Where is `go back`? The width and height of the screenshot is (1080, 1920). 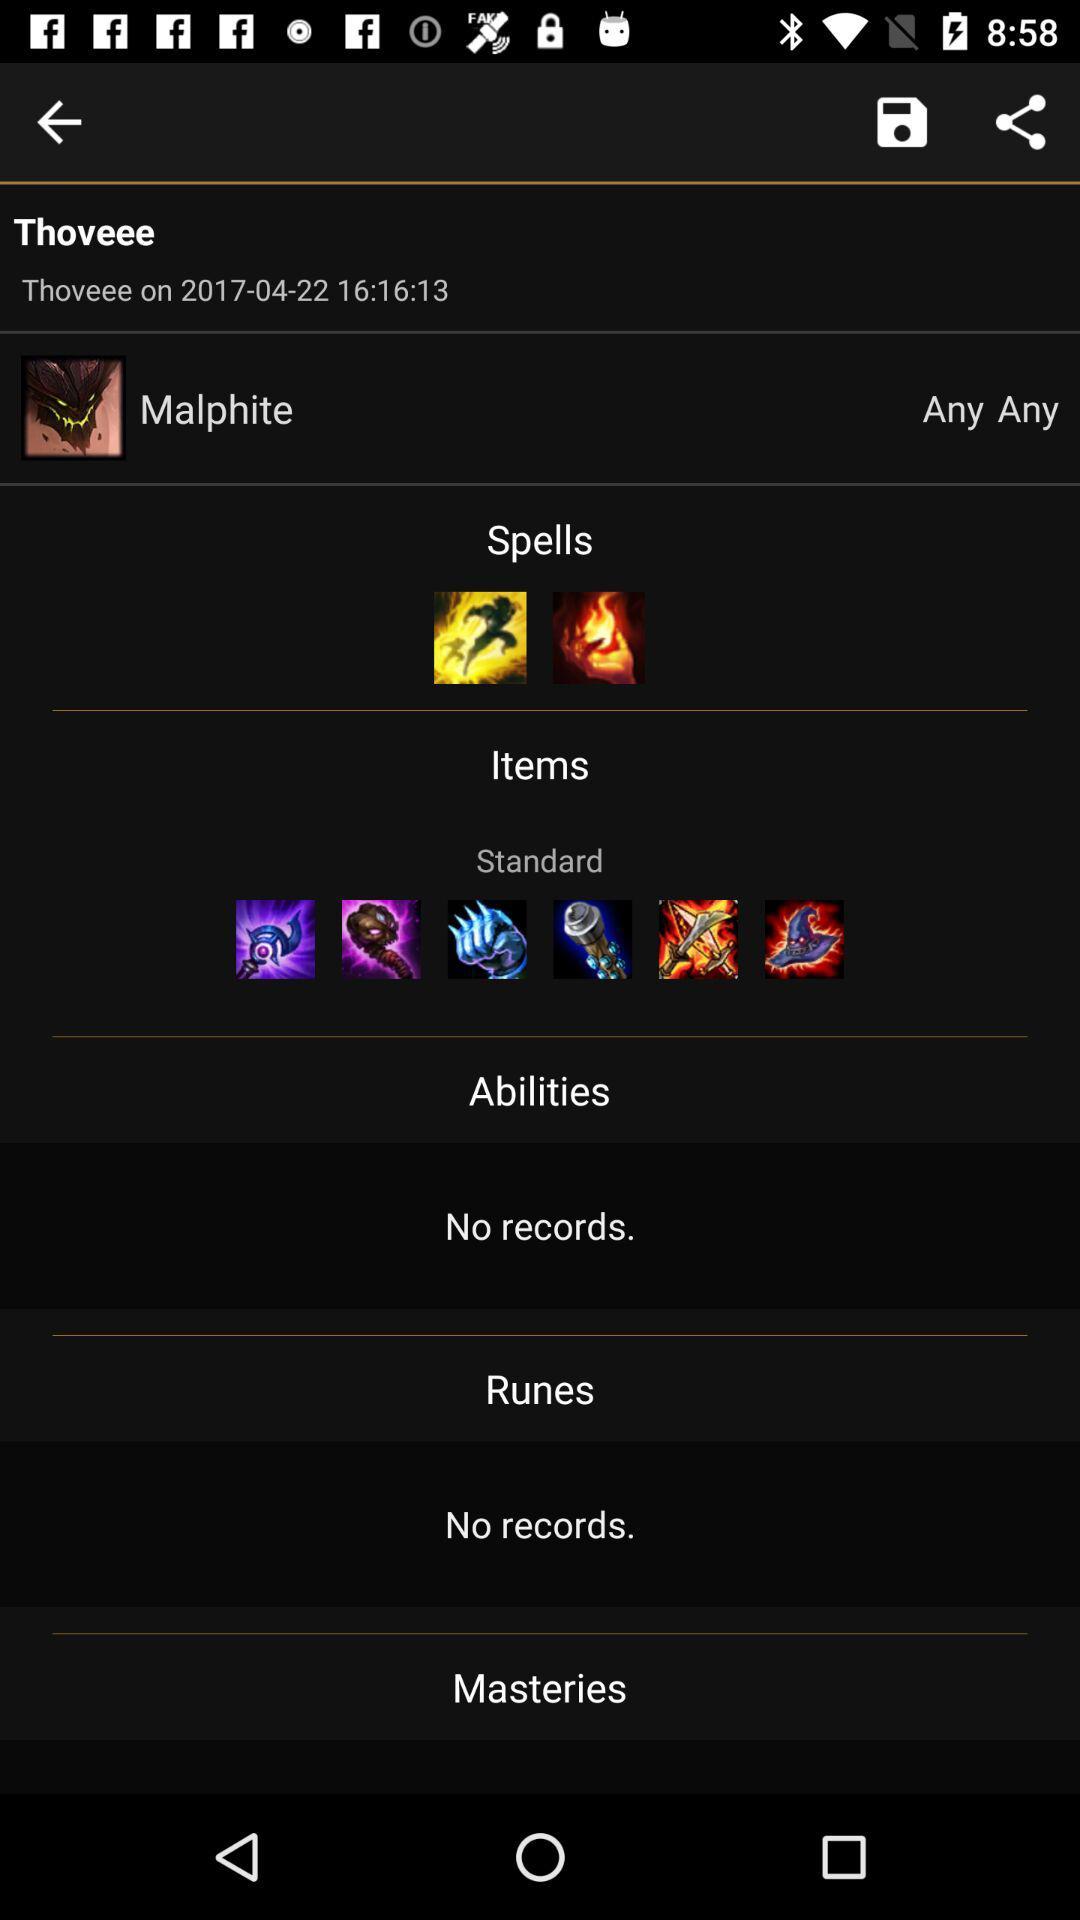 go back is located at coordinates (58, 121).